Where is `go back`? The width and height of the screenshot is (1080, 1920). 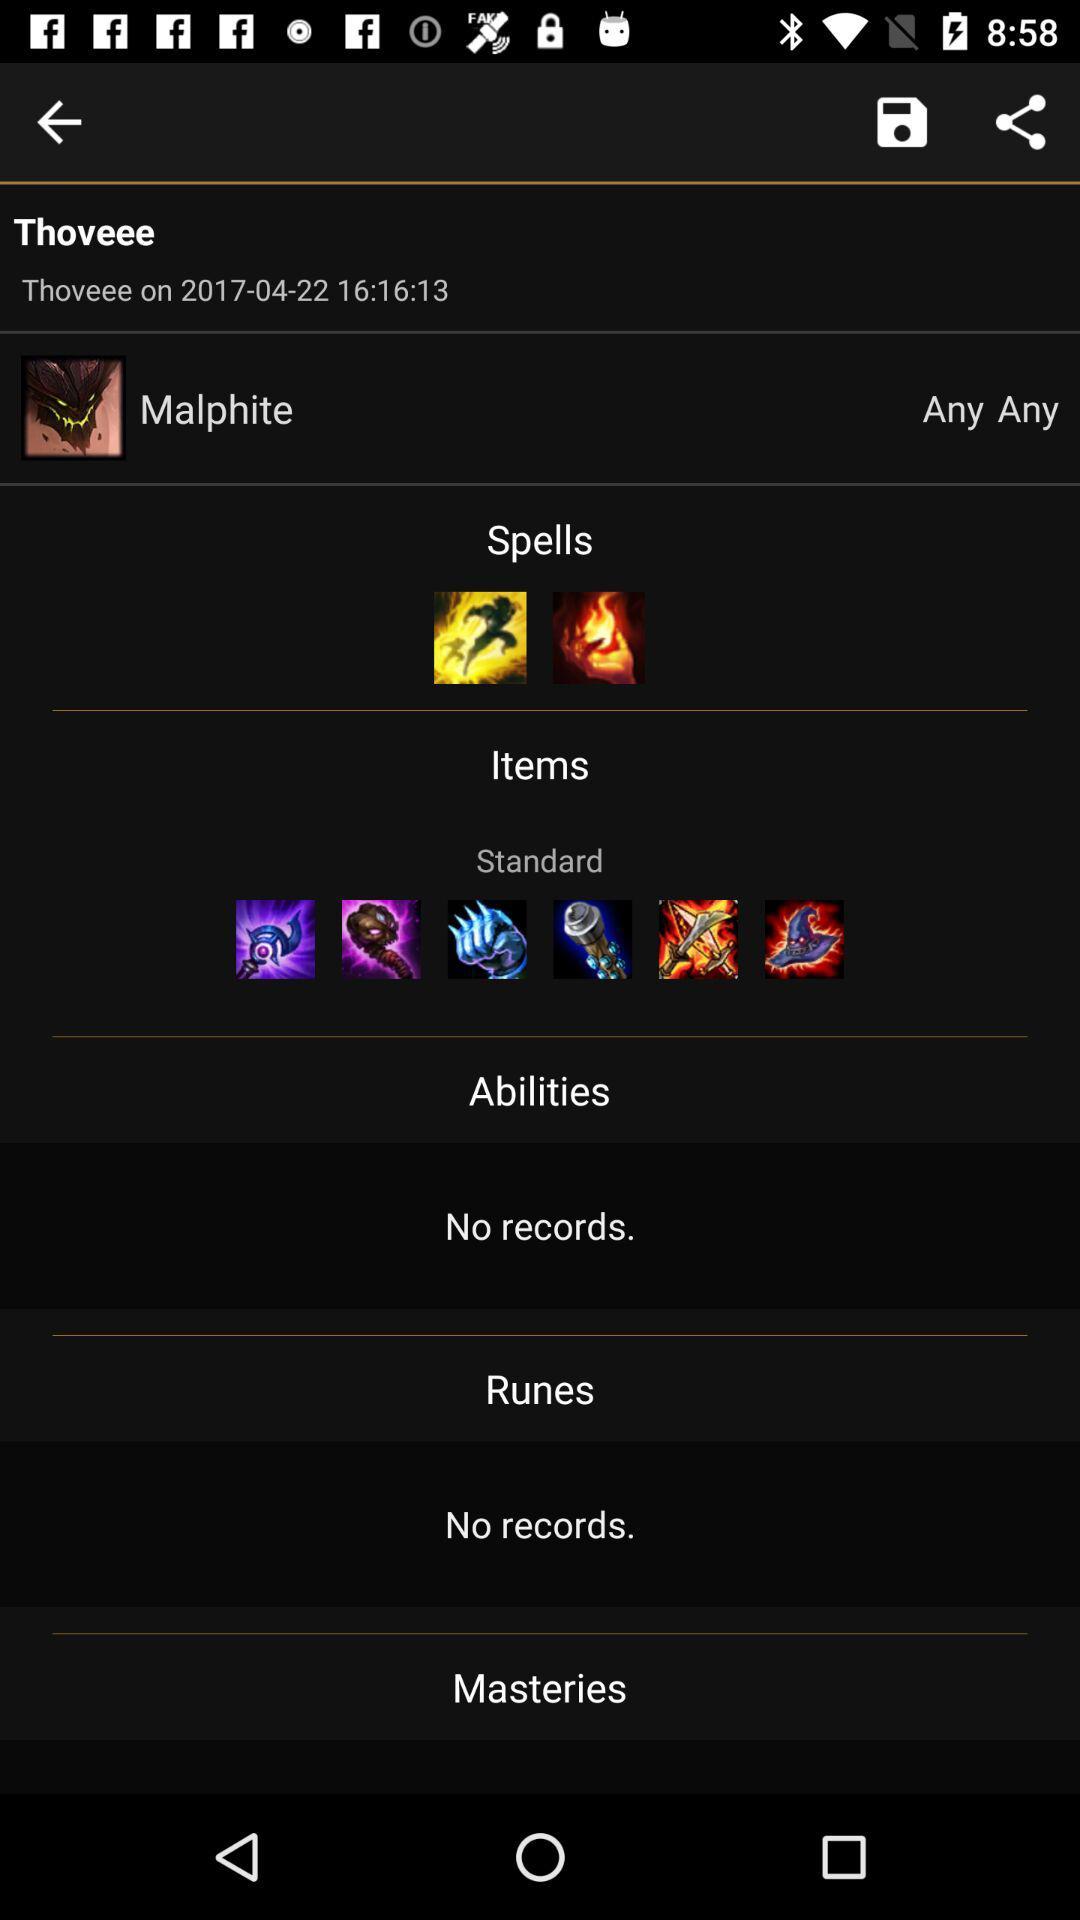 go back is located at coordinates (58, 121).